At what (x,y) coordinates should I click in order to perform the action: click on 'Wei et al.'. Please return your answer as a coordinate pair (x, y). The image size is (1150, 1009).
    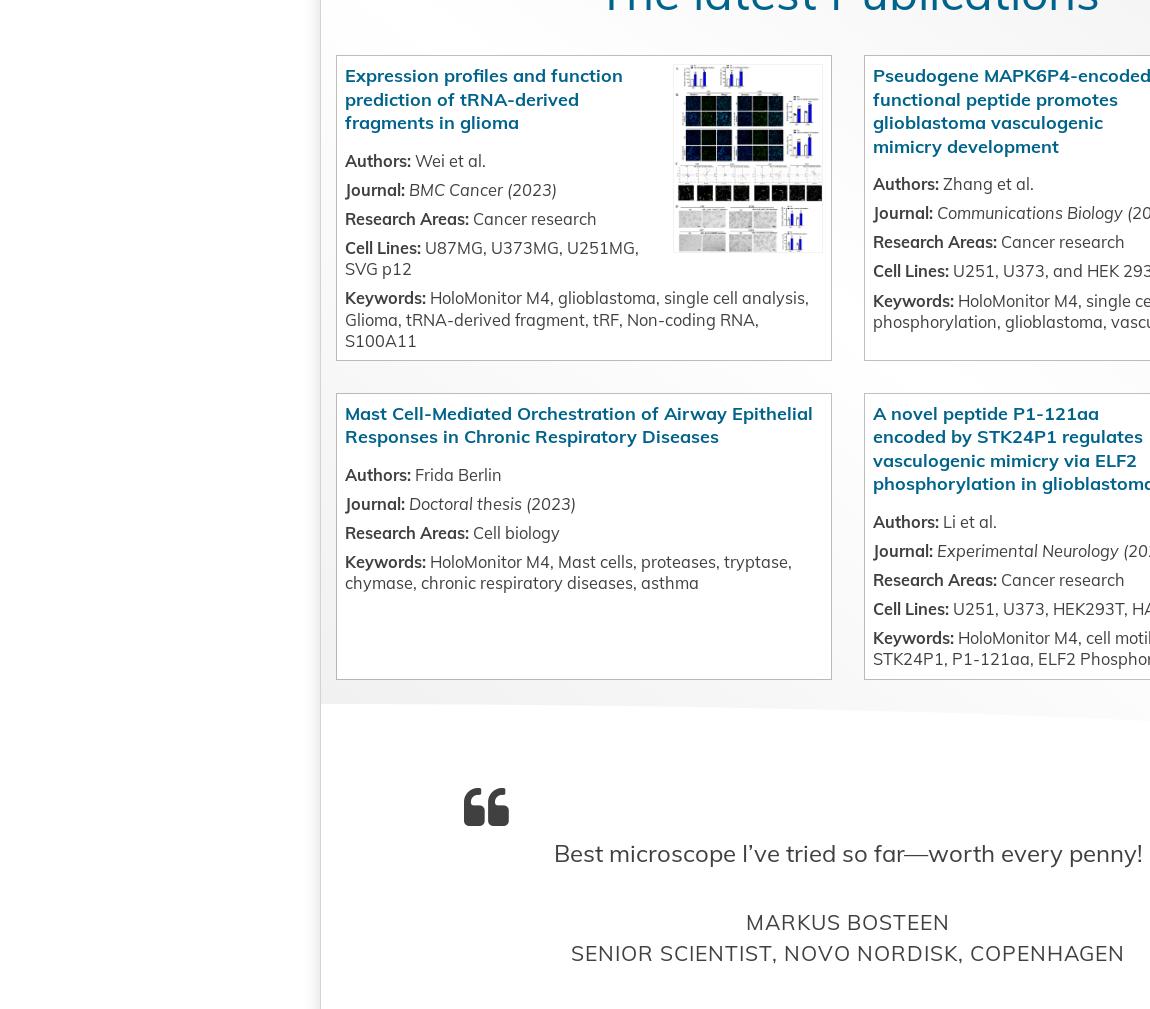
    Looking at the image, I should click on (443, 250).